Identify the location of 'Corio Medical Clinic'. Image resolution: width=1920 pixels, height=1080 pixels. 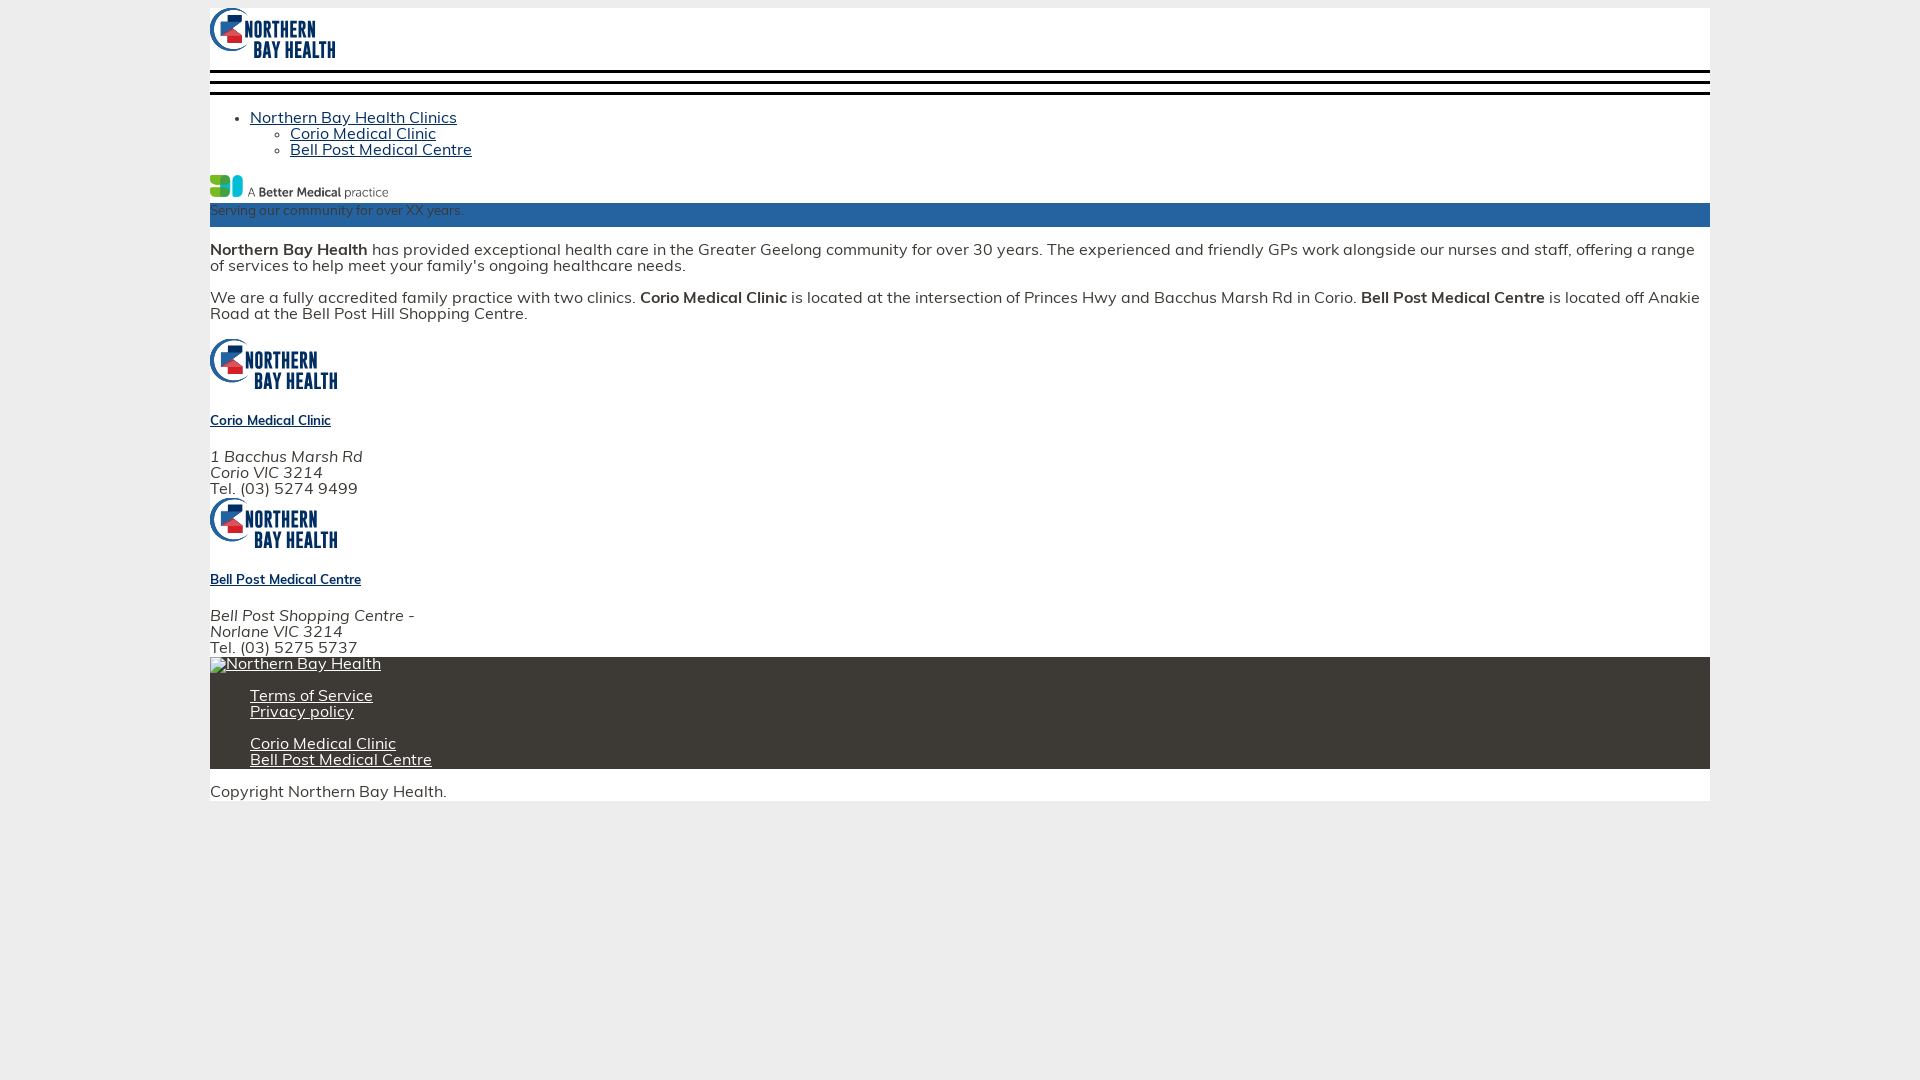
(248, 744).